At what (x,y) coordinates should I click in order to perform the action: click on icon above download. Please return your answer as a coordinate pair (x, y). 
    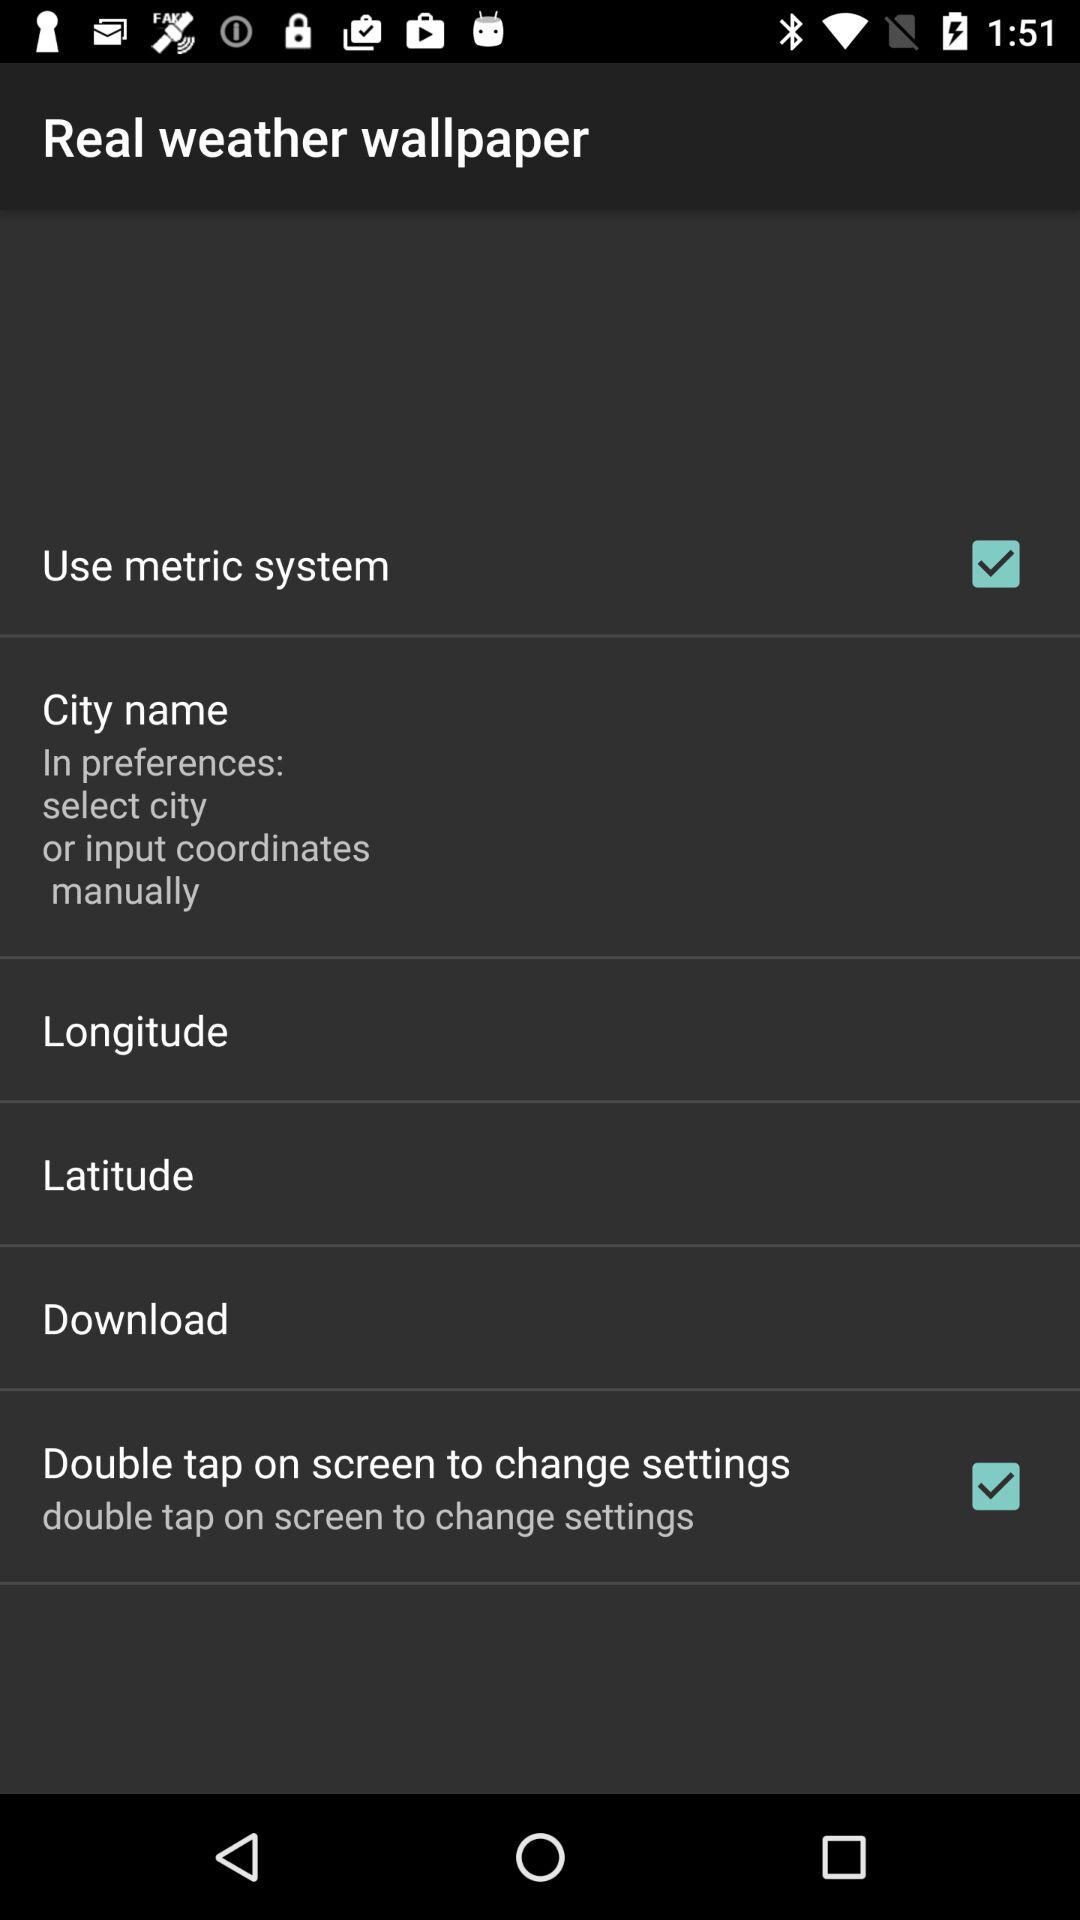
    Looking at the image, I should click on (118, 1173).